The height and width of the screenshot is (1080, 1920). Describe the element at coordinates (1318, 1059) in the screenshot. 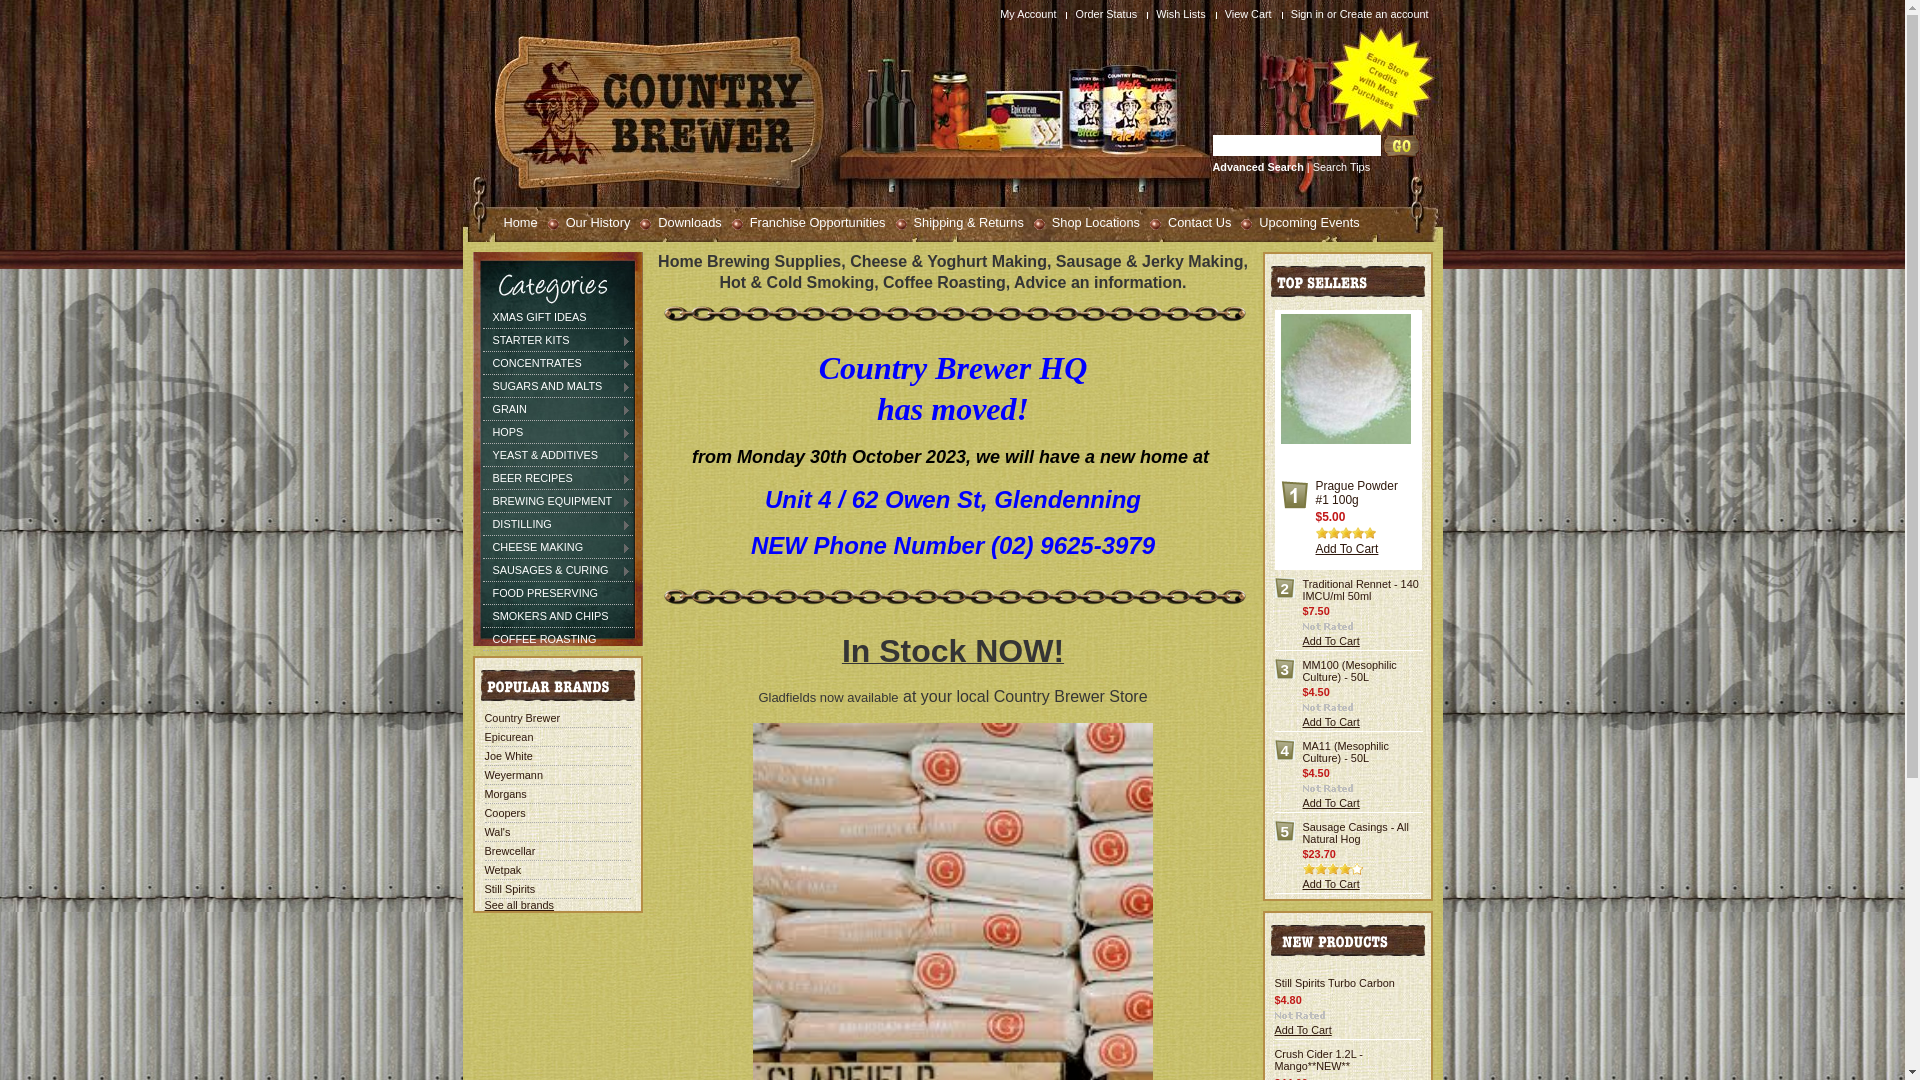

I see `'Crush Cider 1.2L - Mango**NEW**'` at that location.